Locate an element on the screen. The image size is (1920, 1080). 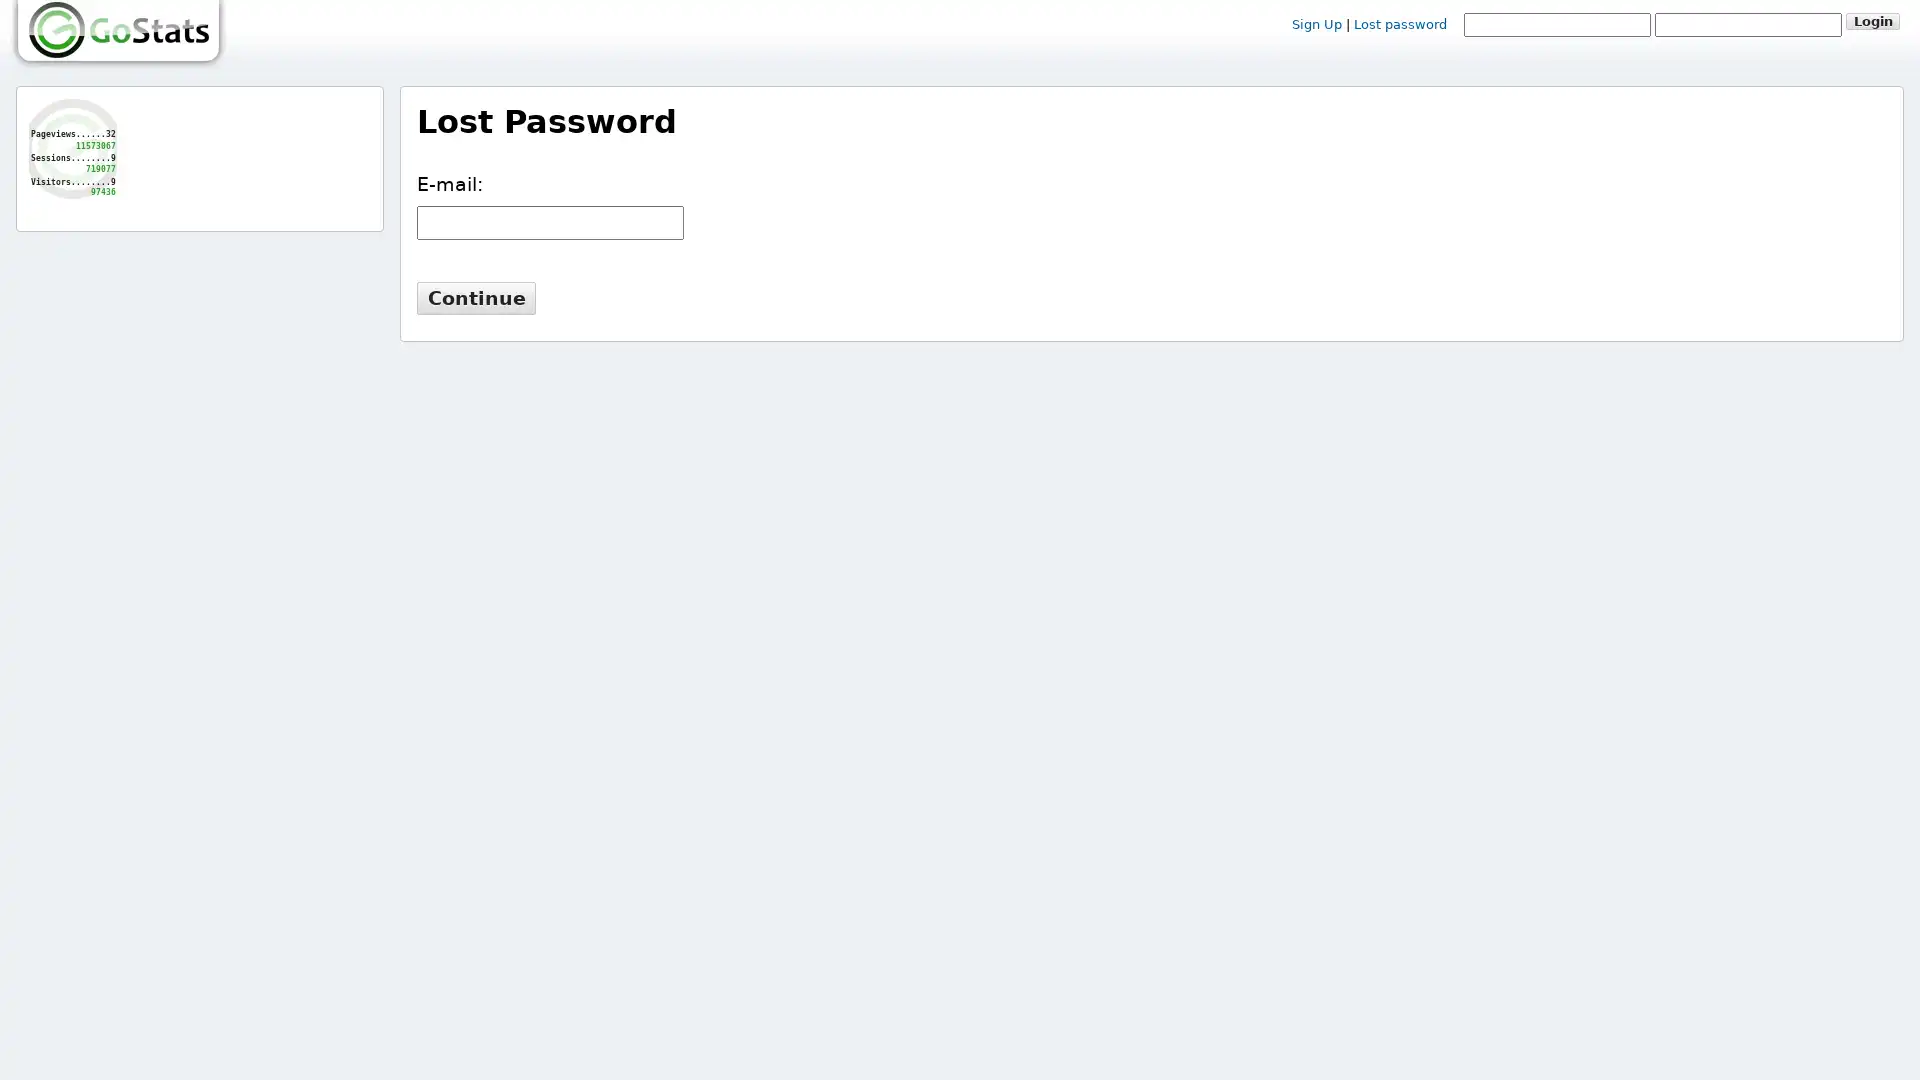
Continue is located at coordinates (475, 298).